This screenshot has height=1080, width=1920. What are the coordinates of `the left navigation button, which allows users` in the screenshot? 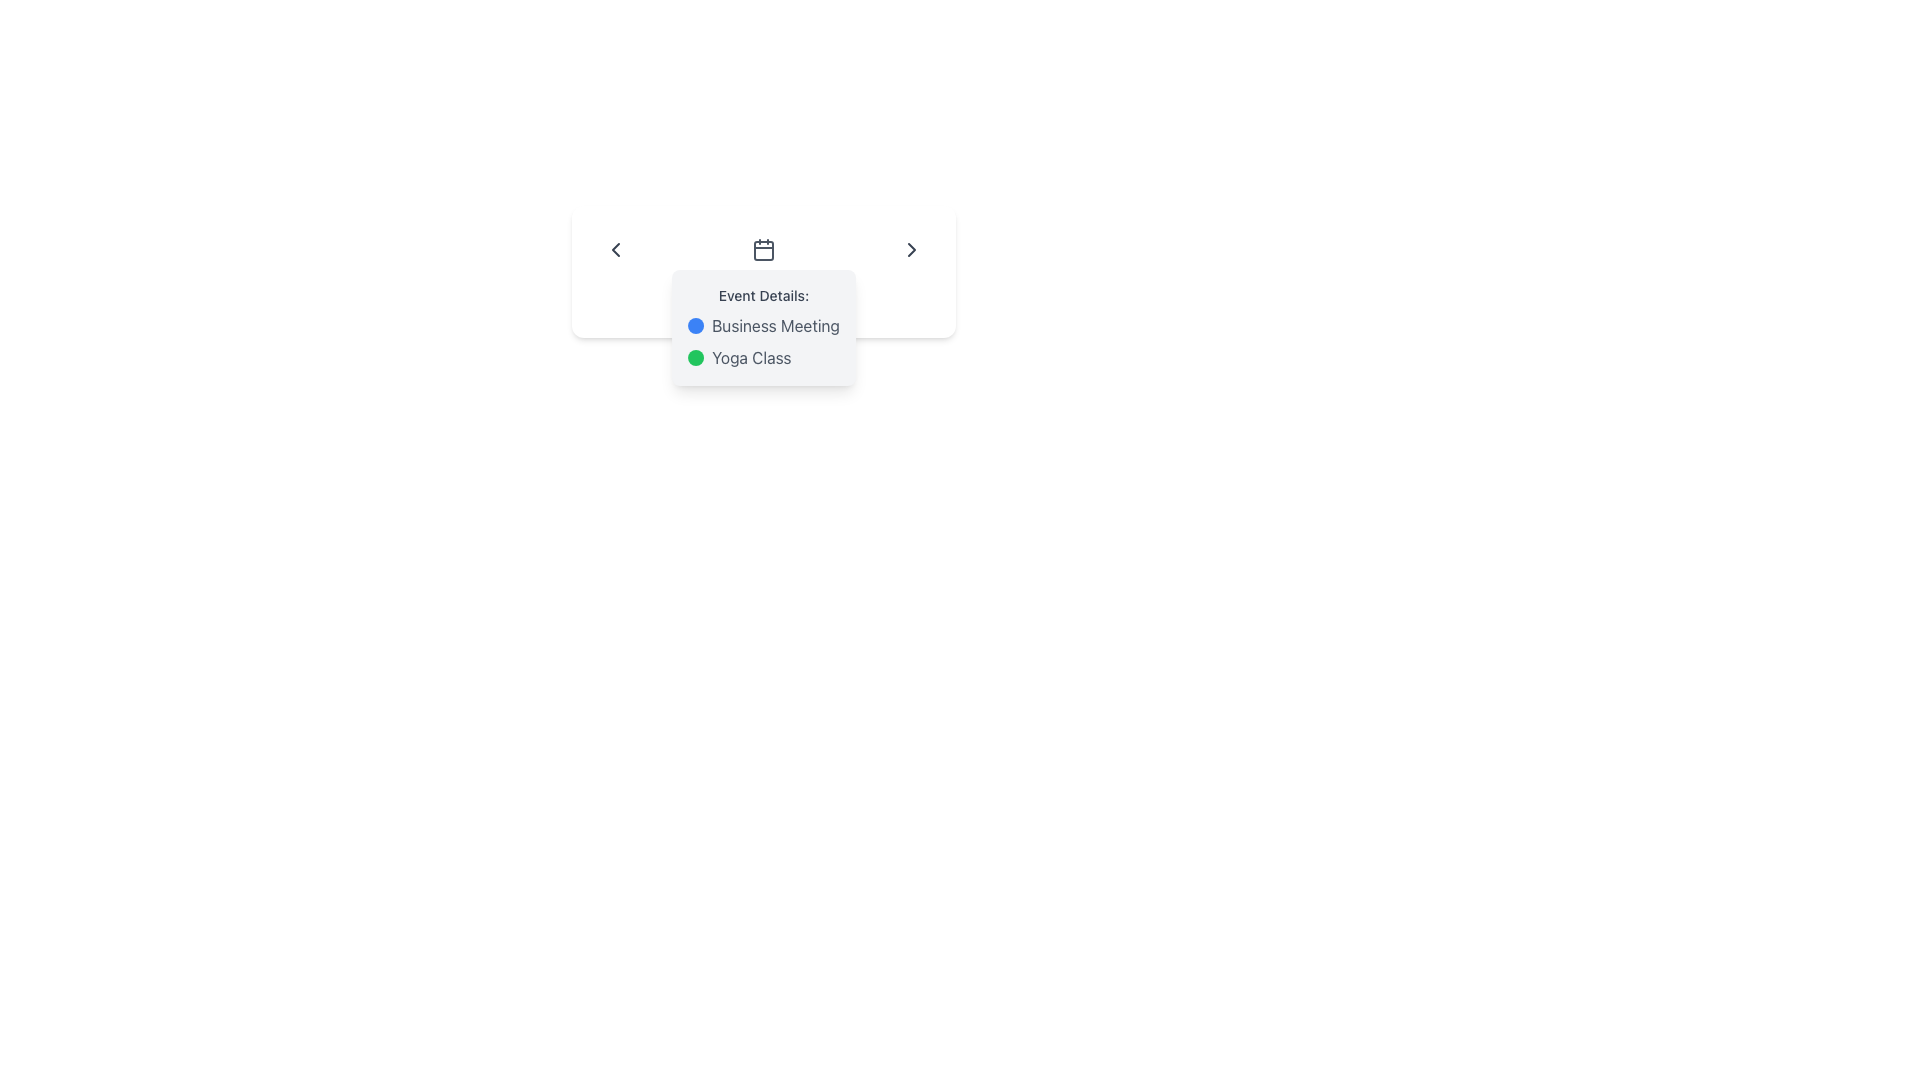 It's located at (614, 249).